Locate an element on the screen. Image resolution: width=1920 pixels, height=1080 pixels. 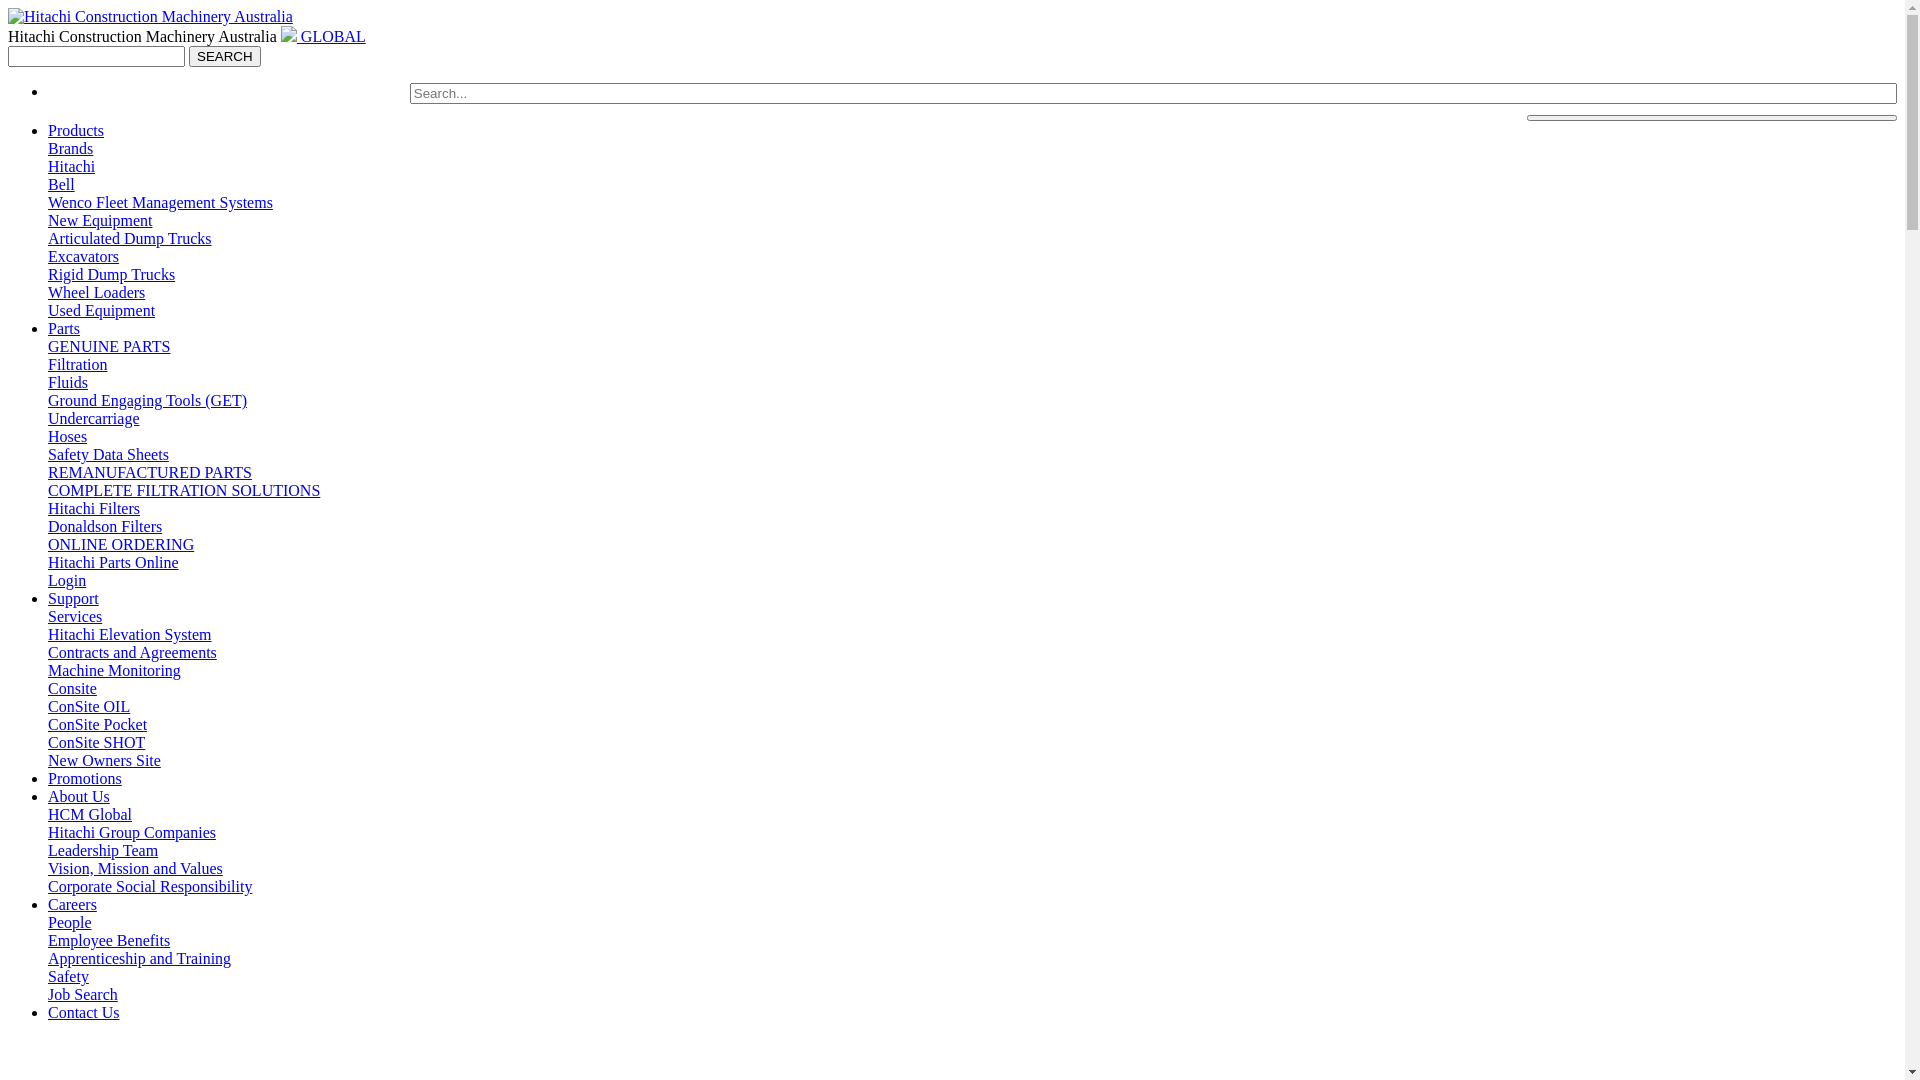
'Wheel Loaders' is located at coordinates (95, 292).